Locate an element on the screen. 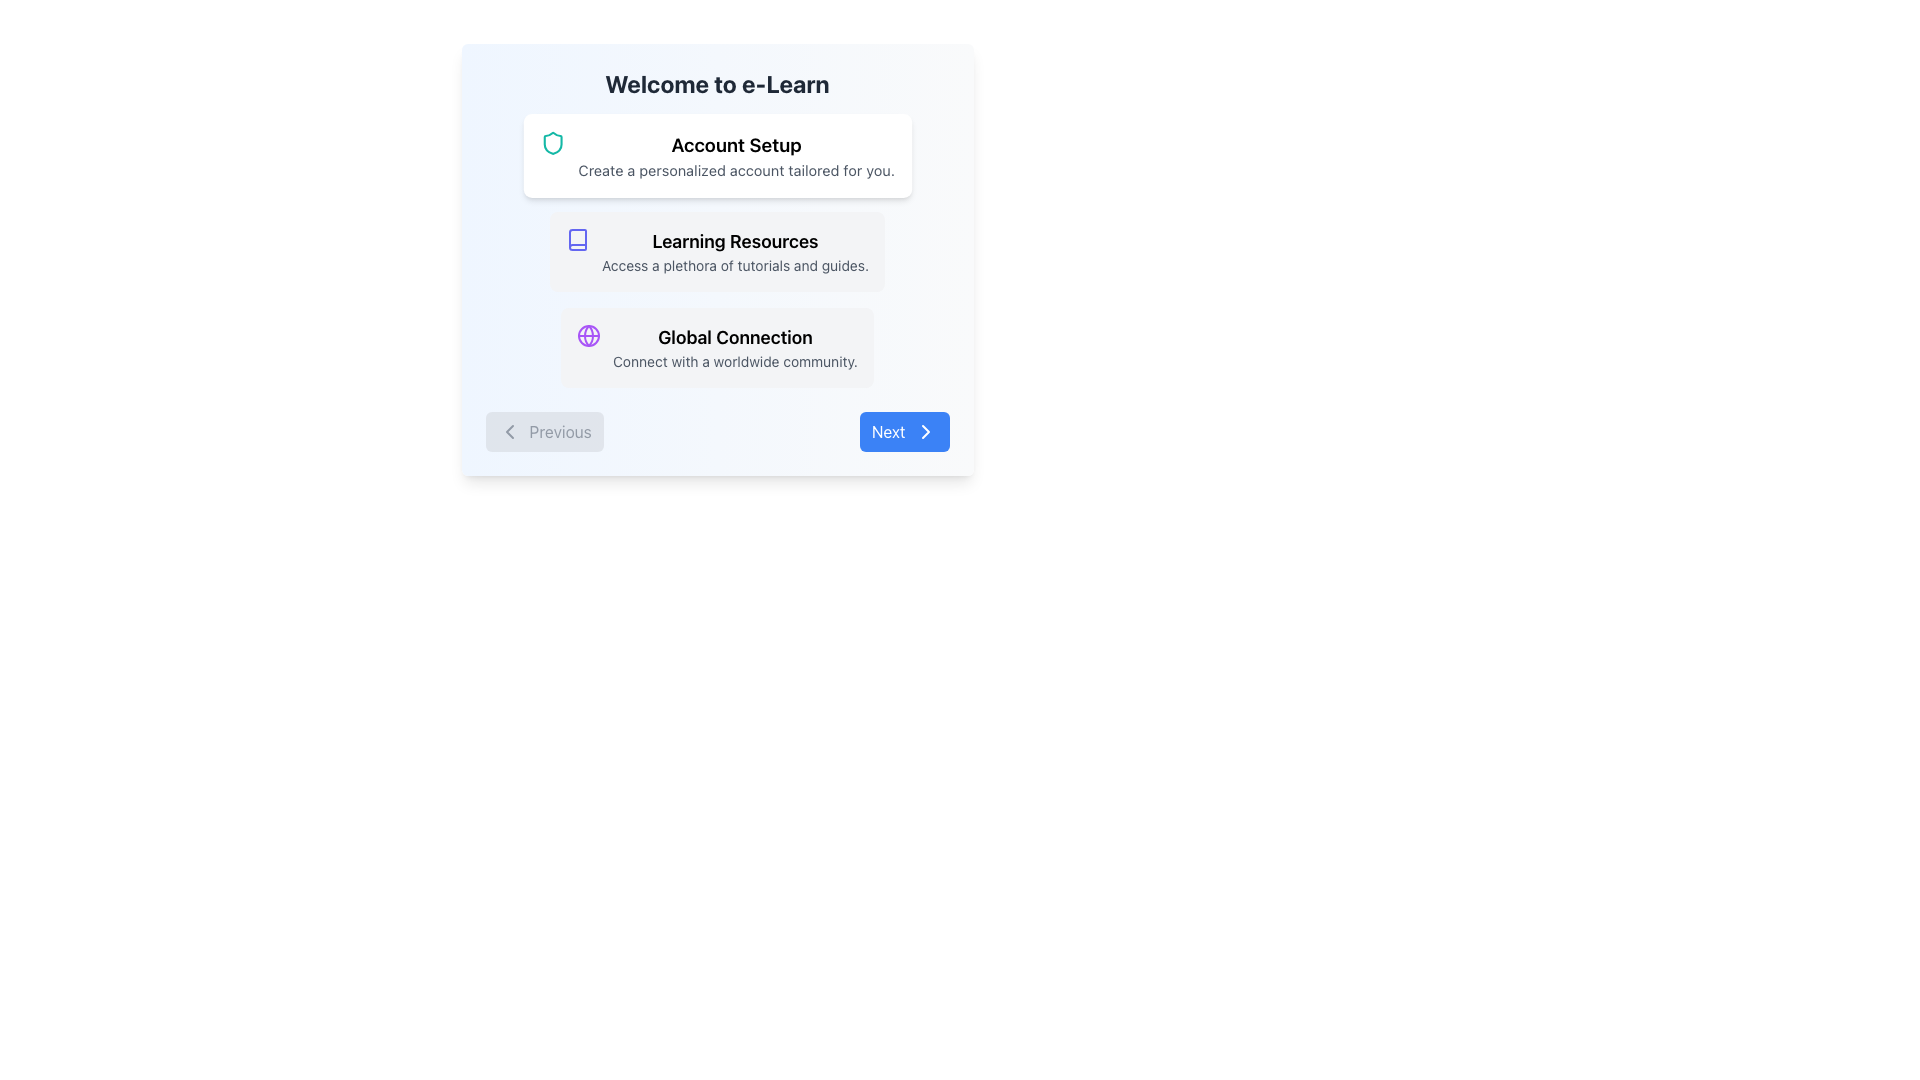  the disabled navigation button located at the bottom-left corner of the interface, which is positioned to the left of the blue 'Next' button is located at coordinates (544, 431).